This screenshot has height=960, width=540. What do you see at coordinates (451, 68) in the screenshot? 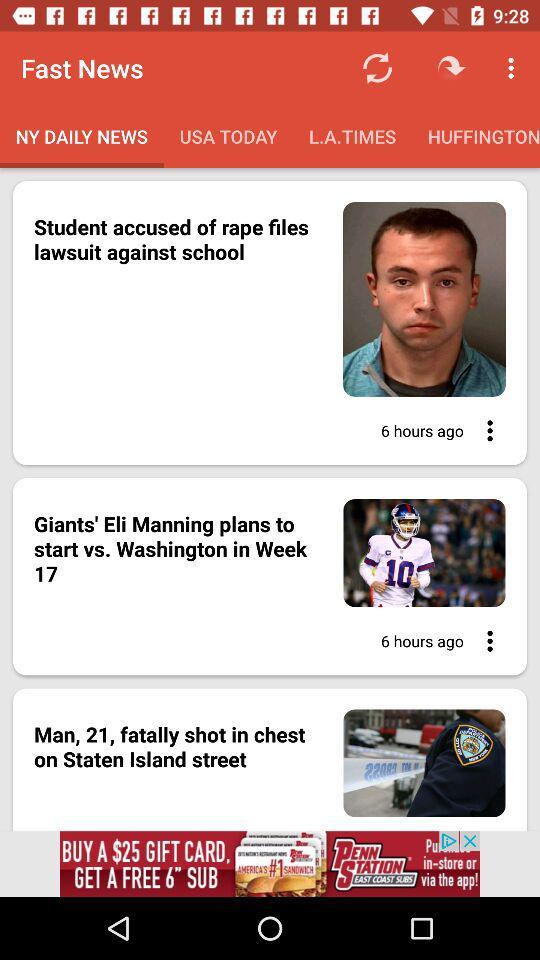
I see `tap on icon just left to the refresh button` at bounding box center [451, 68].